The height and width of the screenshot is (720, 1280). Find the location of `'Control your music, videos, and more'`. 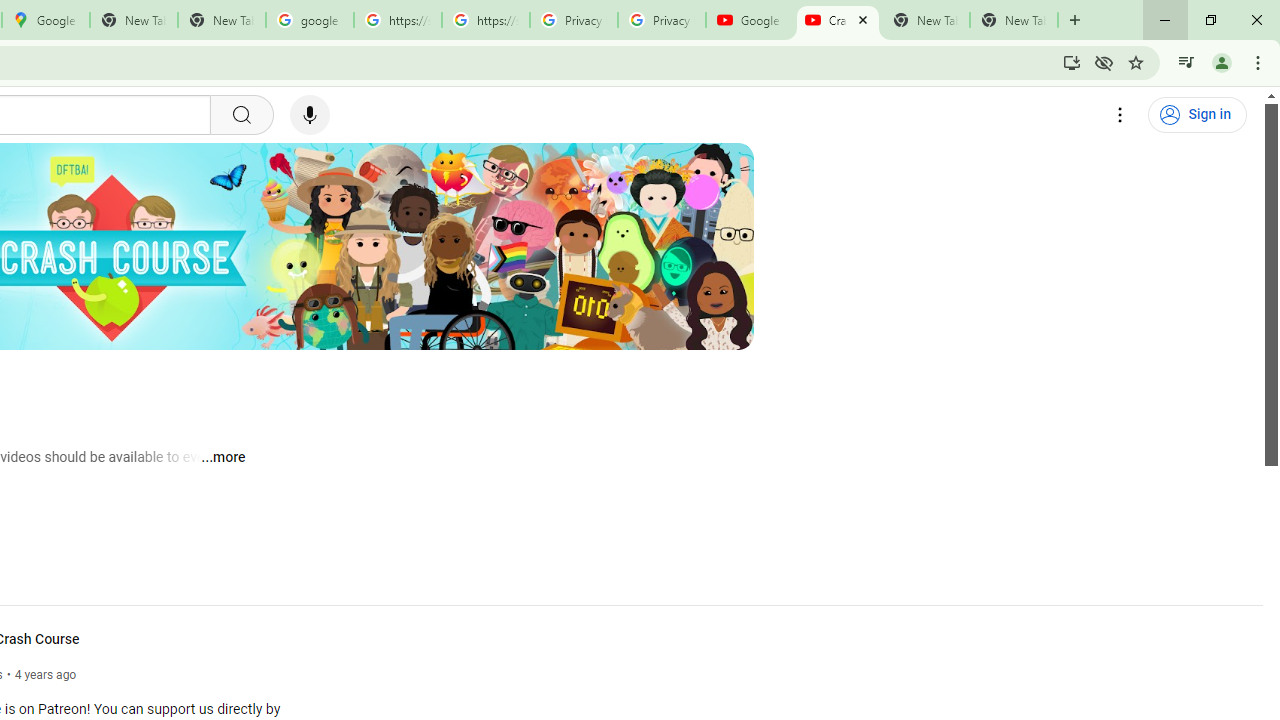

'Control your music, videos, and more' is located at coordinates (1185, 61).